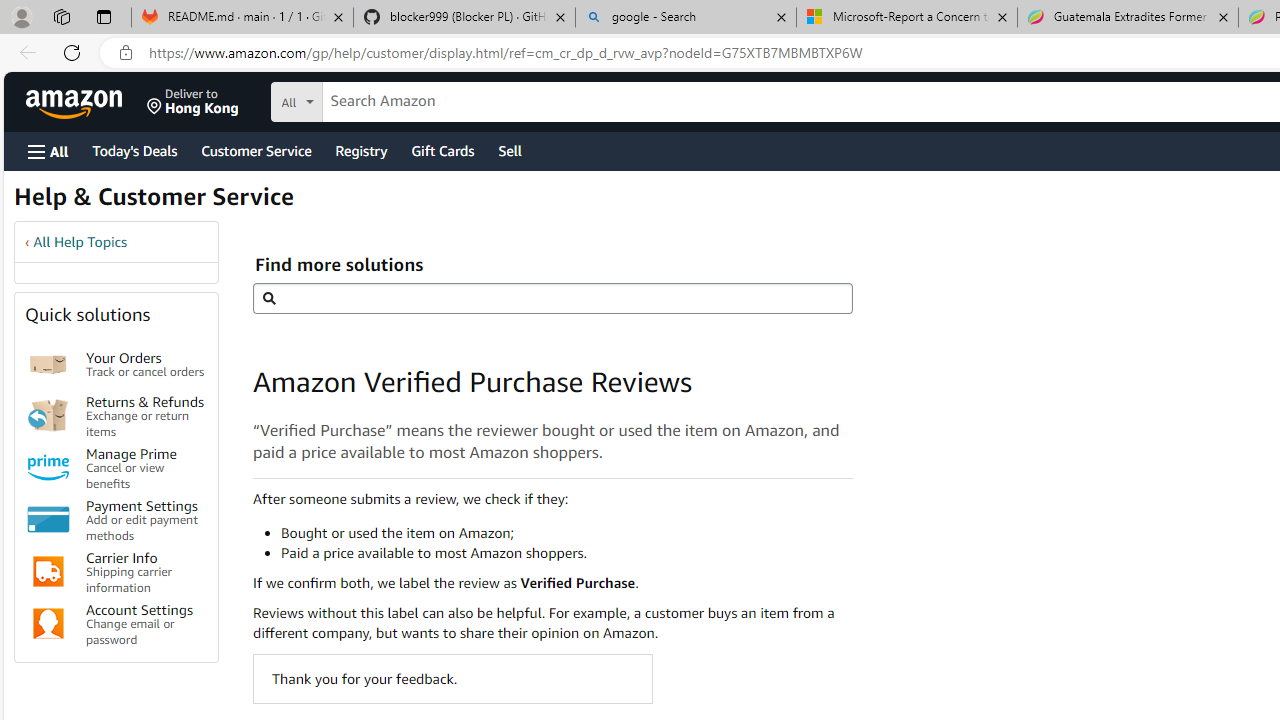 Image resolution: width=1280 pixels, height=720 pixels. I want to click on 'Returns & Refunds', so click(48, 414).